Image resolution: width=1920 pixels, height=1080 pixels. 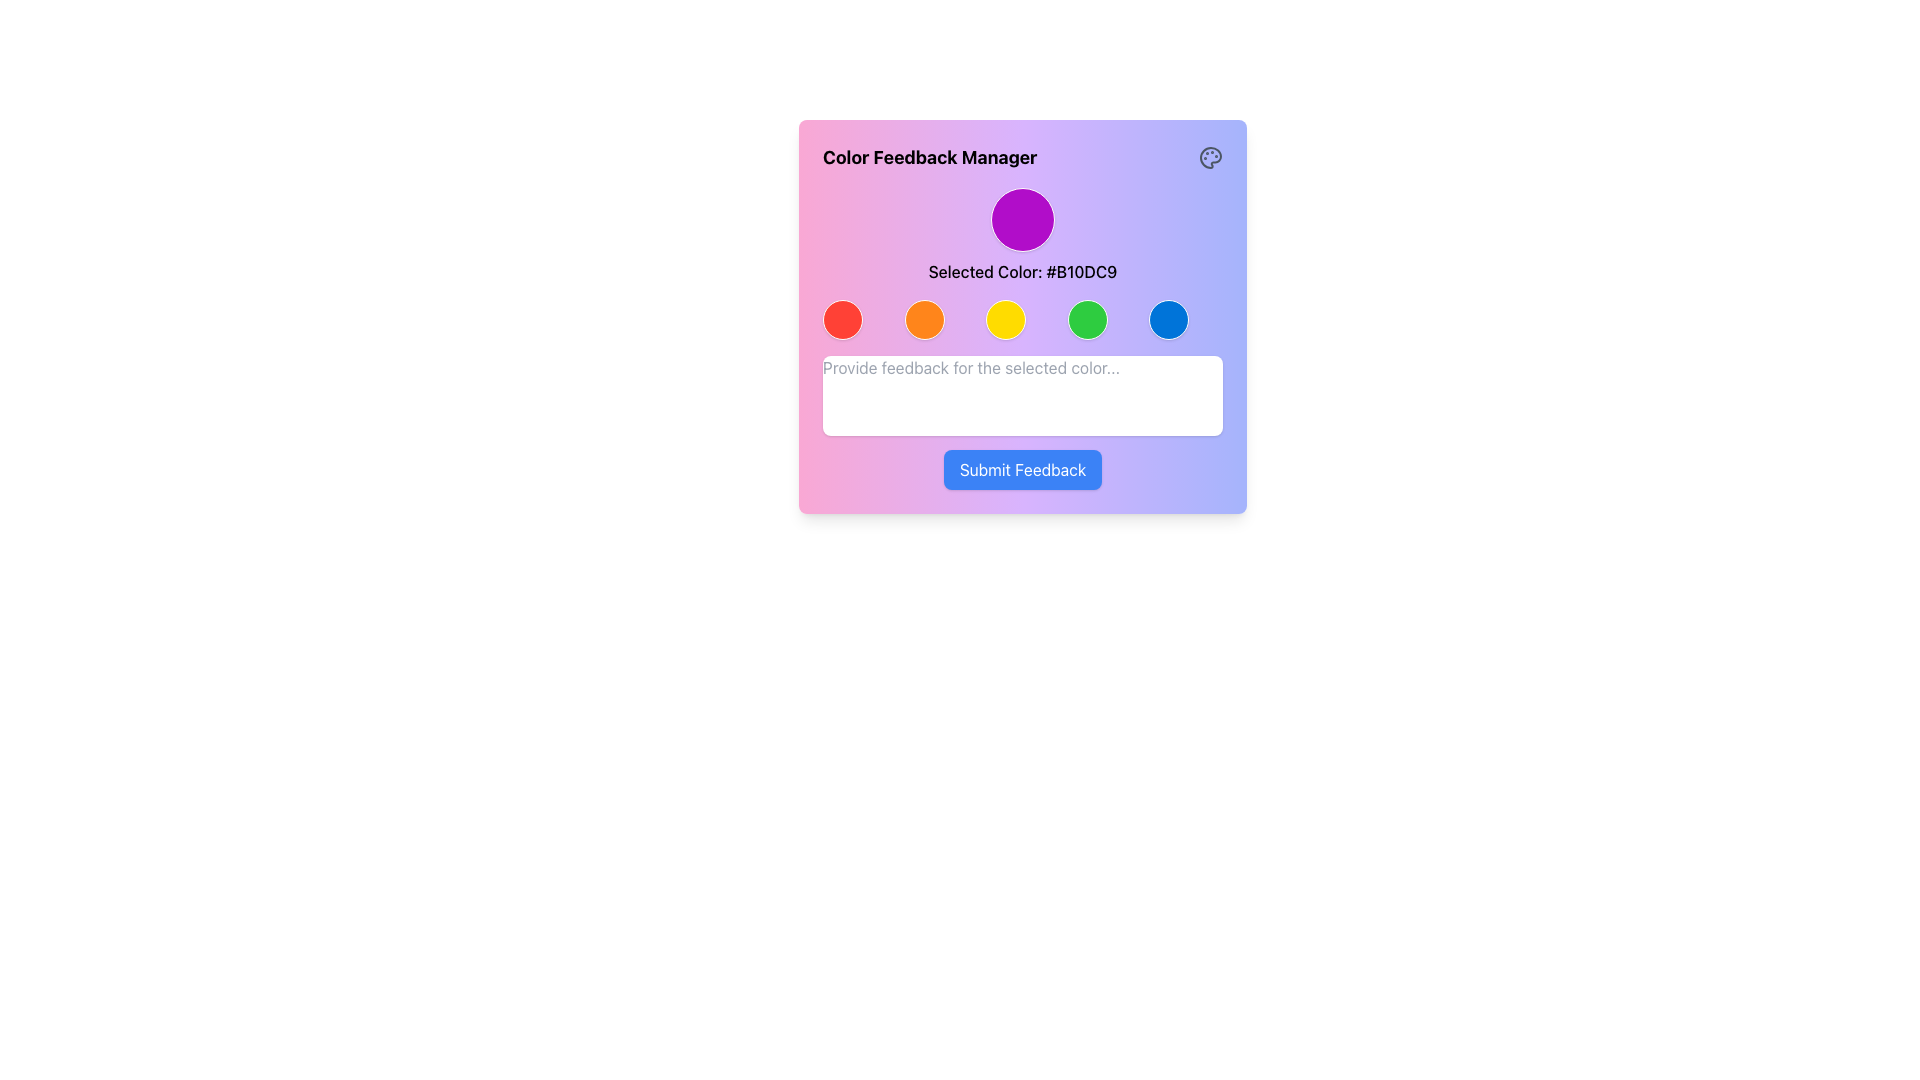 What do you see at coordinates (1209, 157) in the screenshot?
I see `the color management icon located in the top-right corner of the 'Color Feedback Manager' panel` at bounding box center [1209, 157].